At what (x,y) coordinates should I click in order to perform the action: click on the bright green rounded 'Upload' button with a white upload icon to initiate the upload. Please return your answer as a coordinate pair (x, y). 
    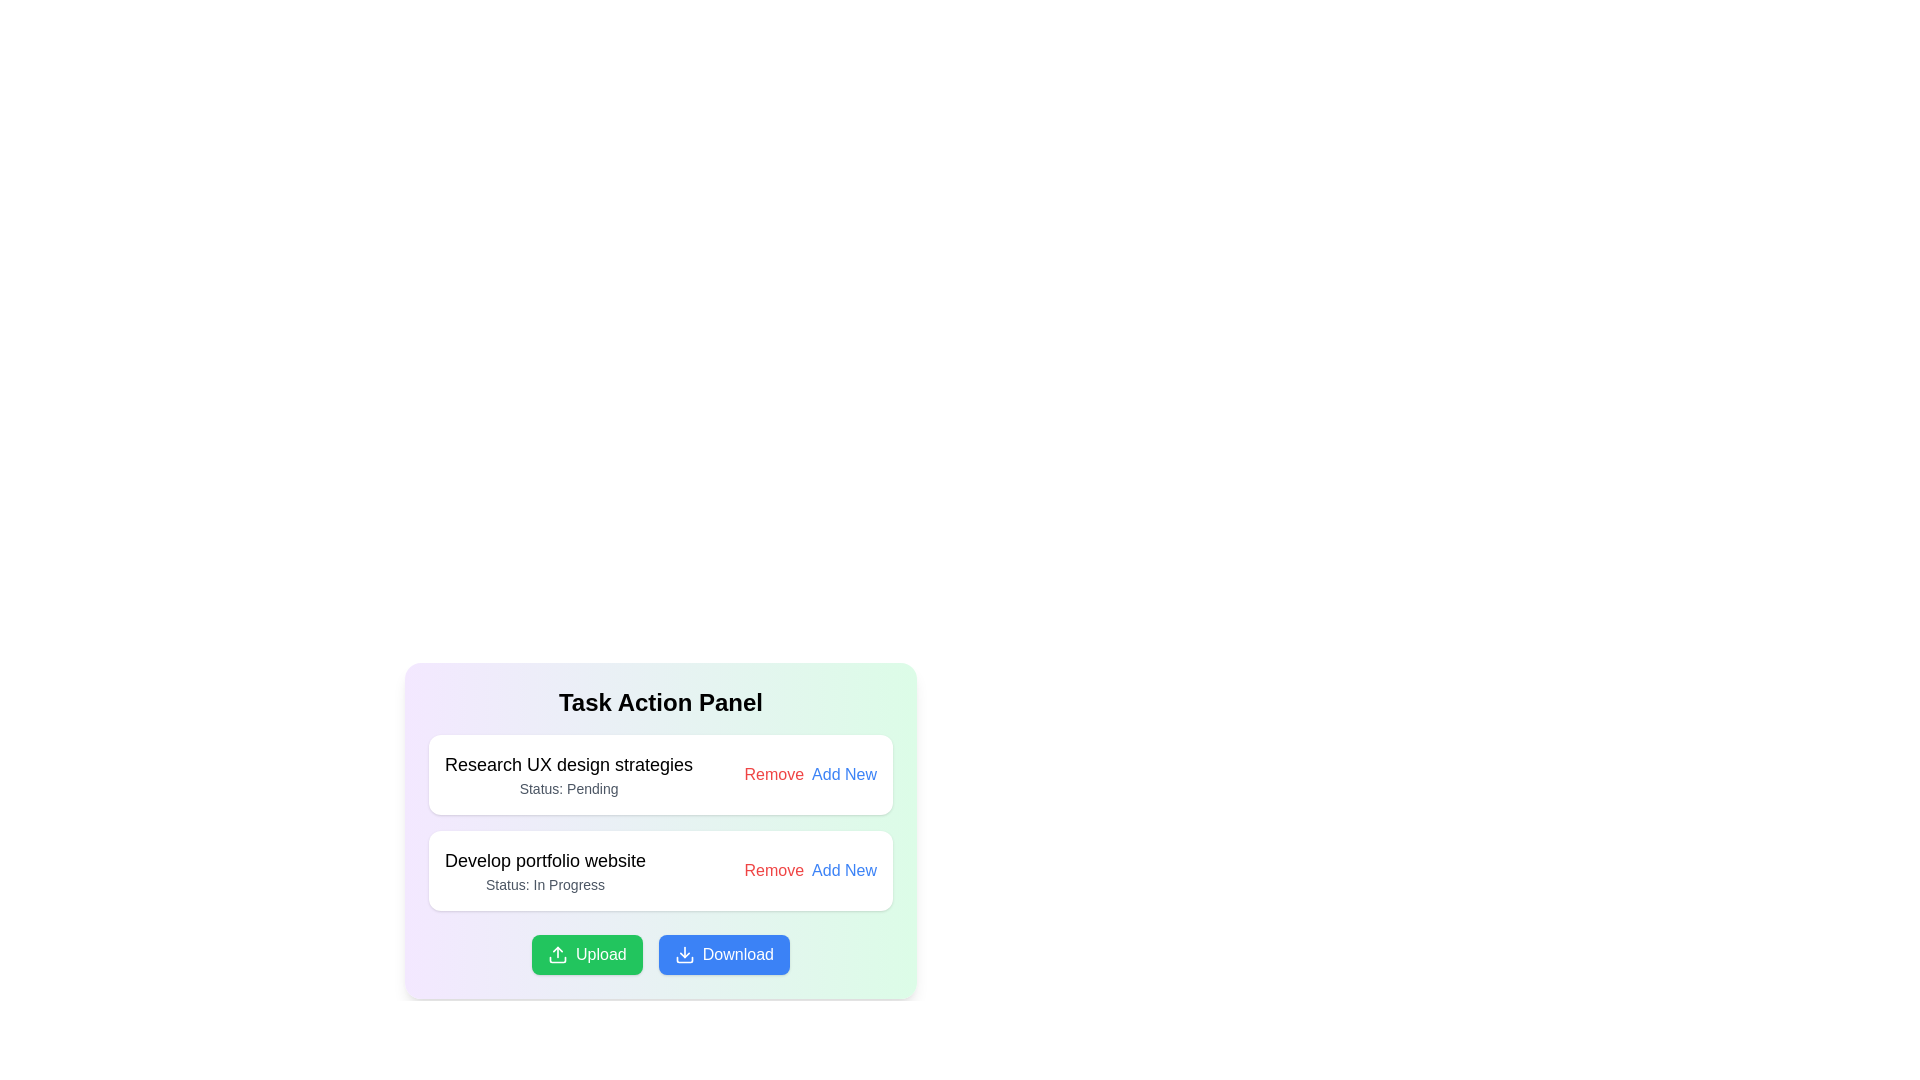
    Looking at the image, I should click on (586, 954).